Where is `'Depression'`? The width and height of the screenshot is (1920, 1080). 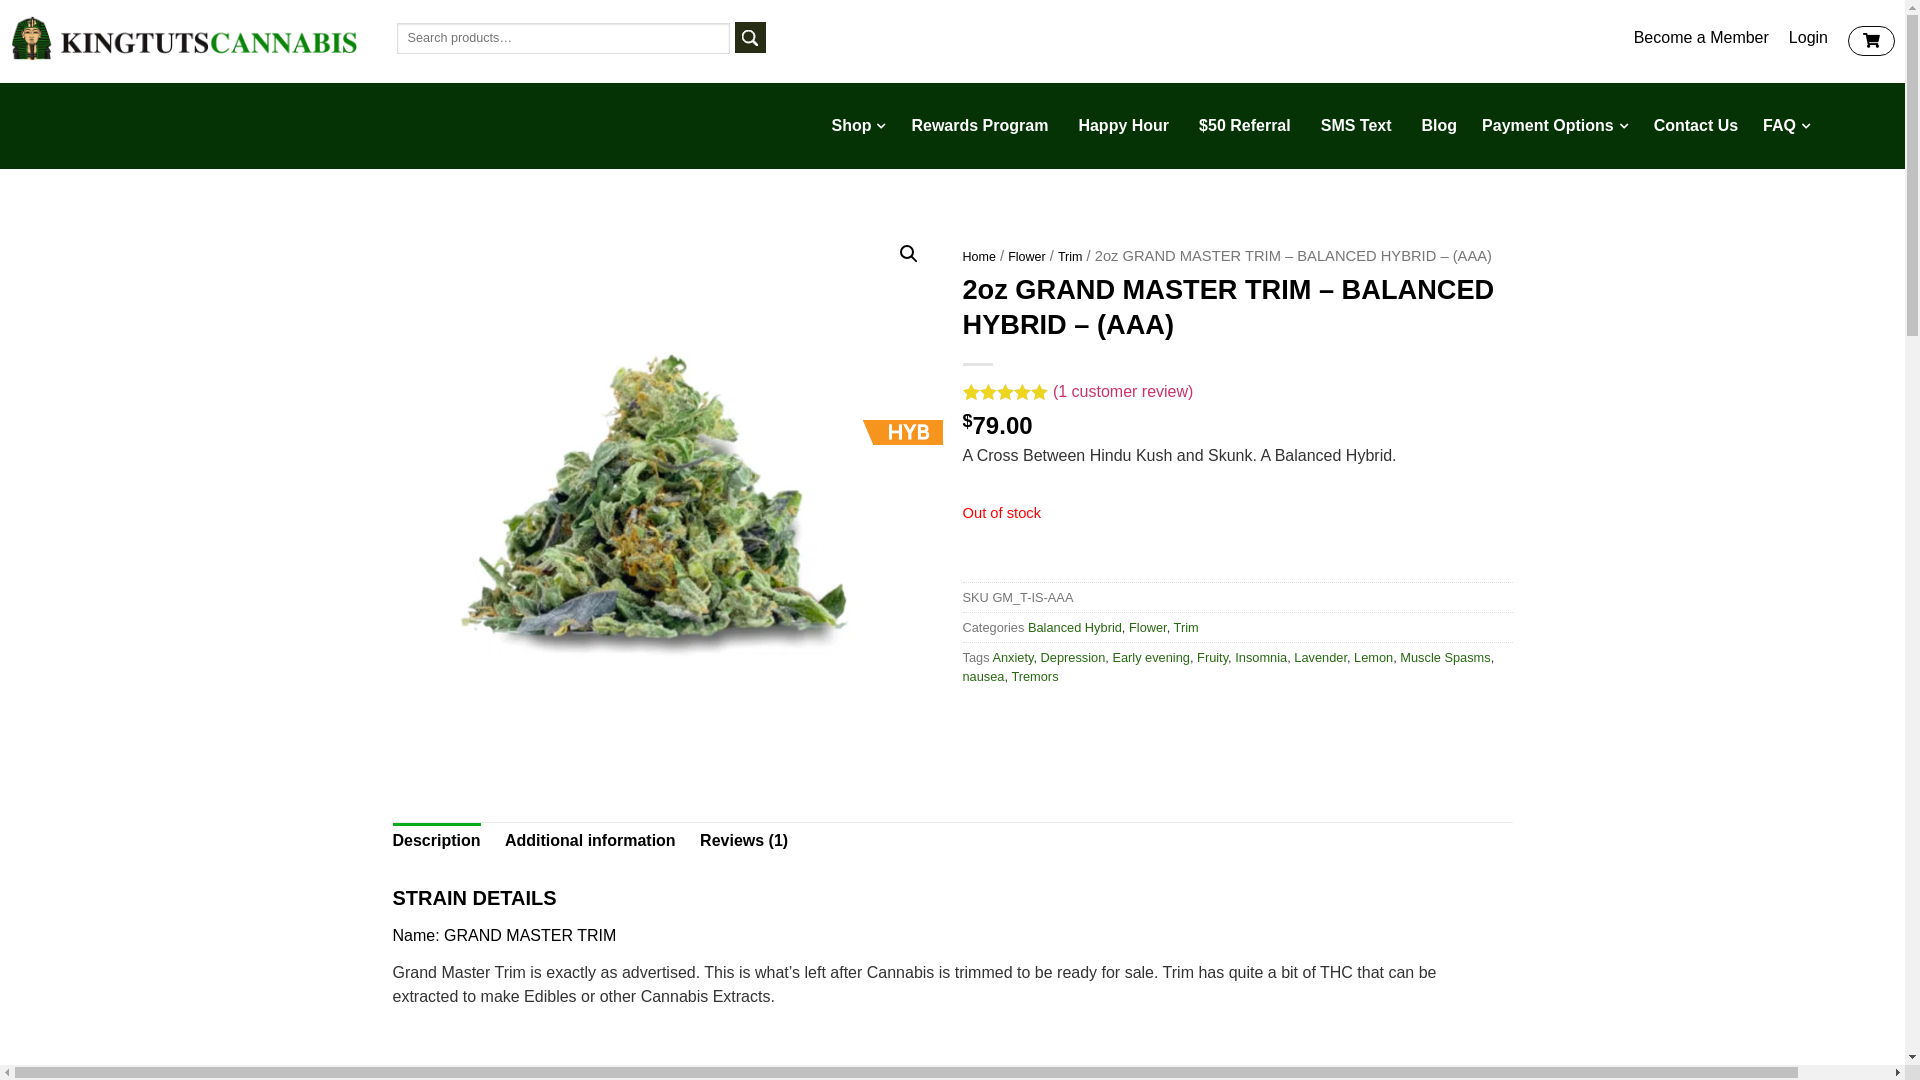
'Depression' is located at coordinates (1072, 657).